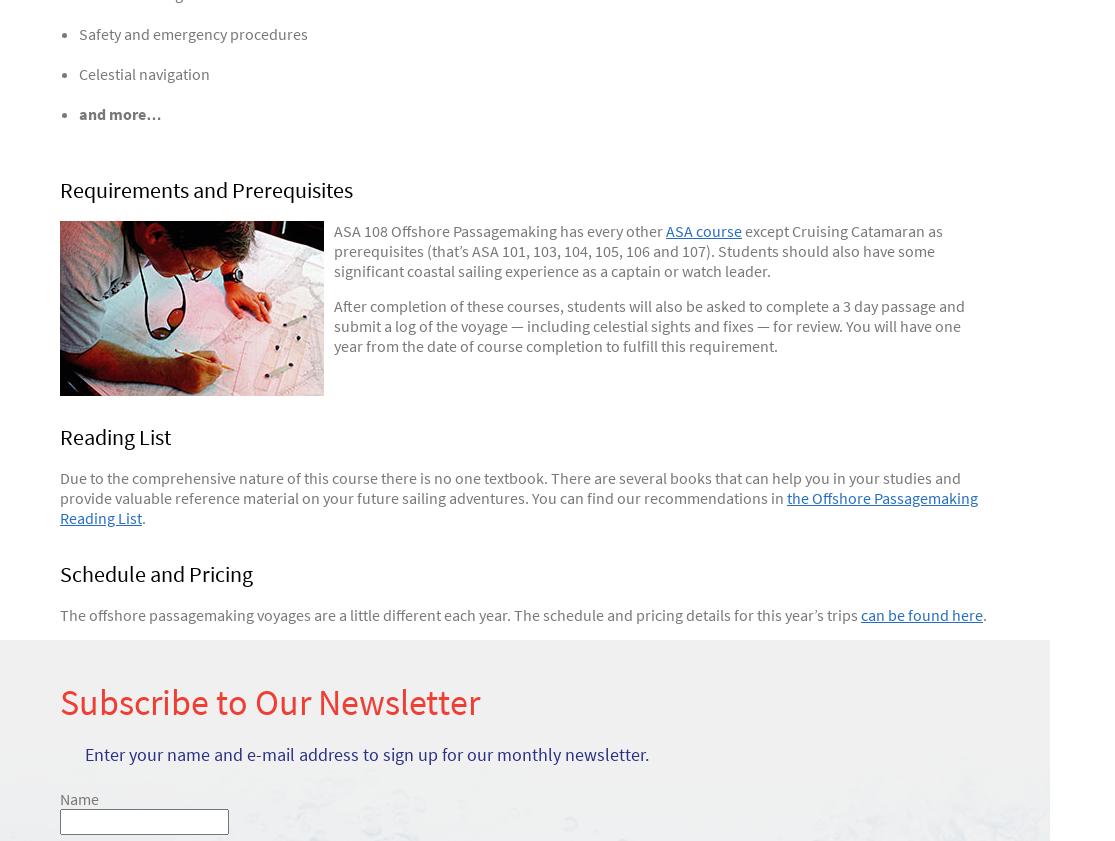  Describe the element at coordinates (119, 113) in the screenshot. I see `'and more…'` at that location.